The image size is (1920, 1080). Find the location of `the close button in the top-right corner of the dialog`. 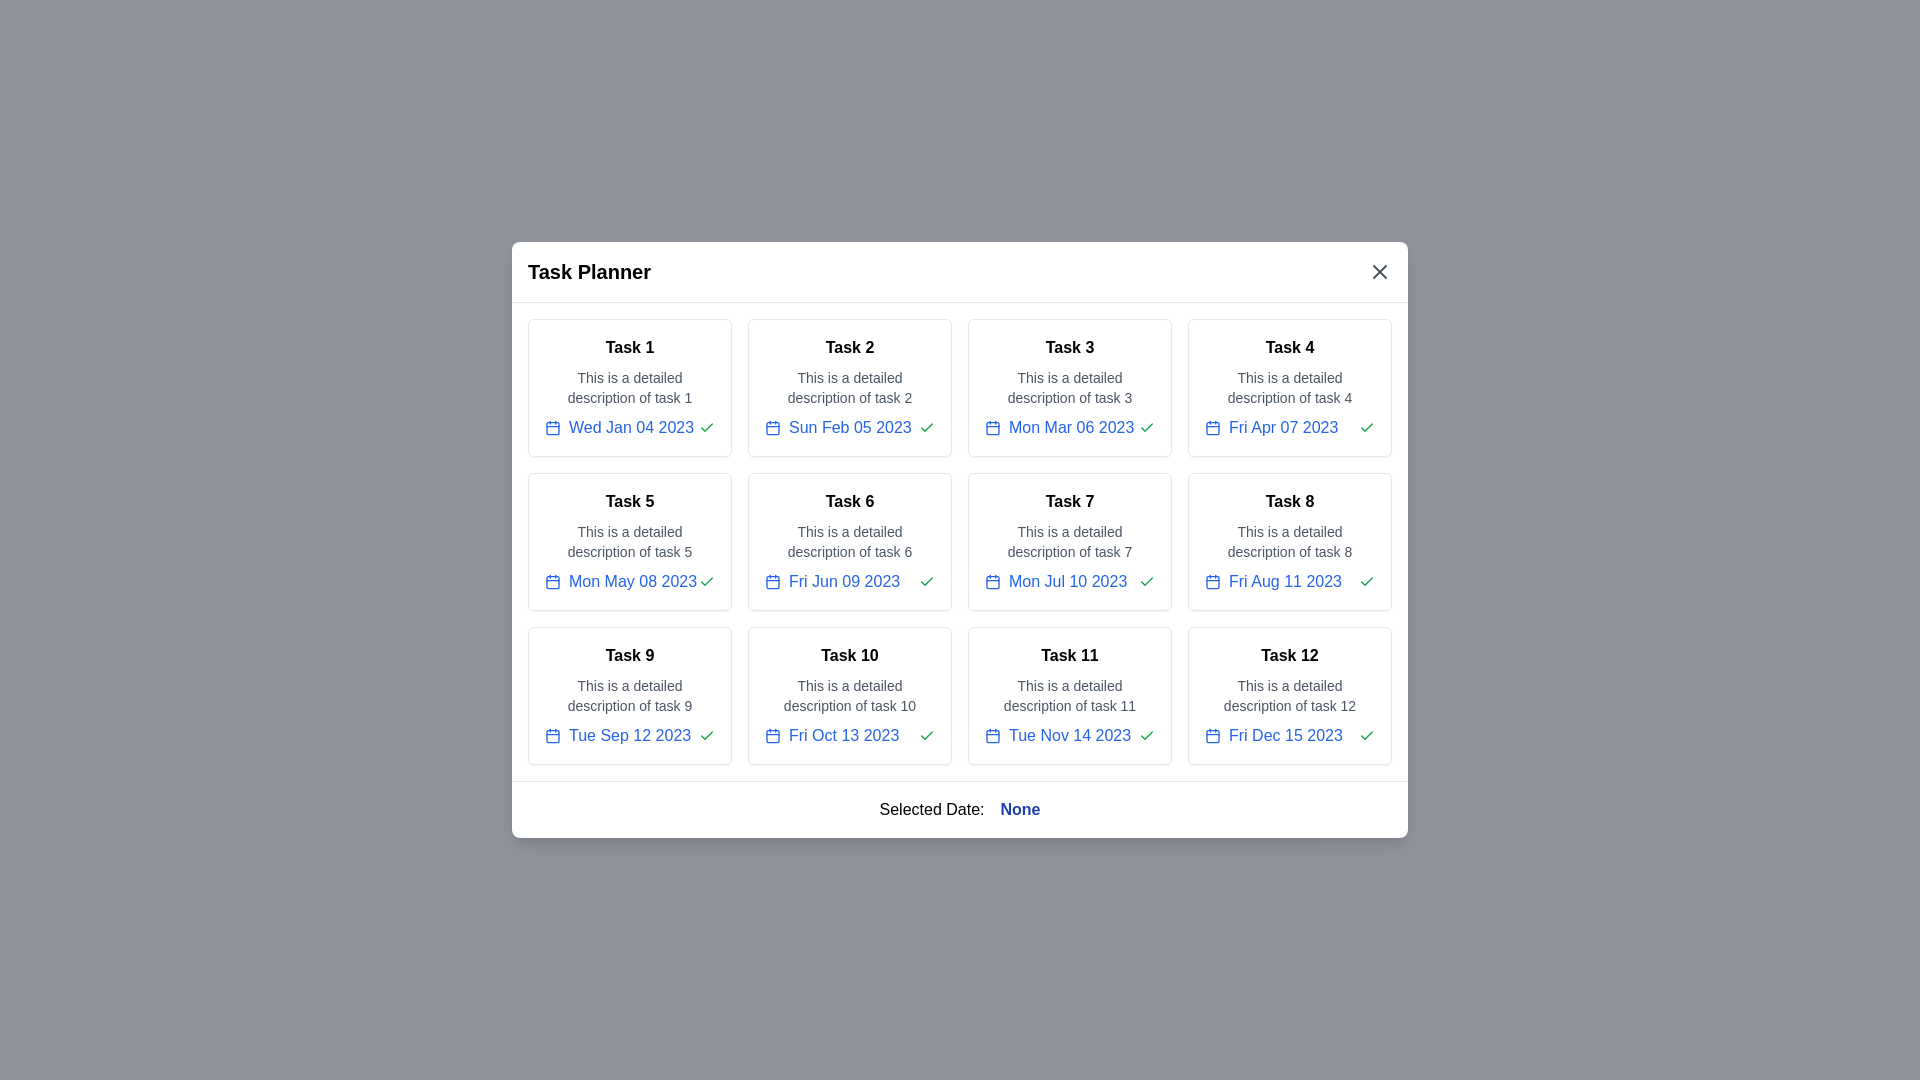

the close button in the top-right corner of the dialog is located at coordinates (1379, 272).